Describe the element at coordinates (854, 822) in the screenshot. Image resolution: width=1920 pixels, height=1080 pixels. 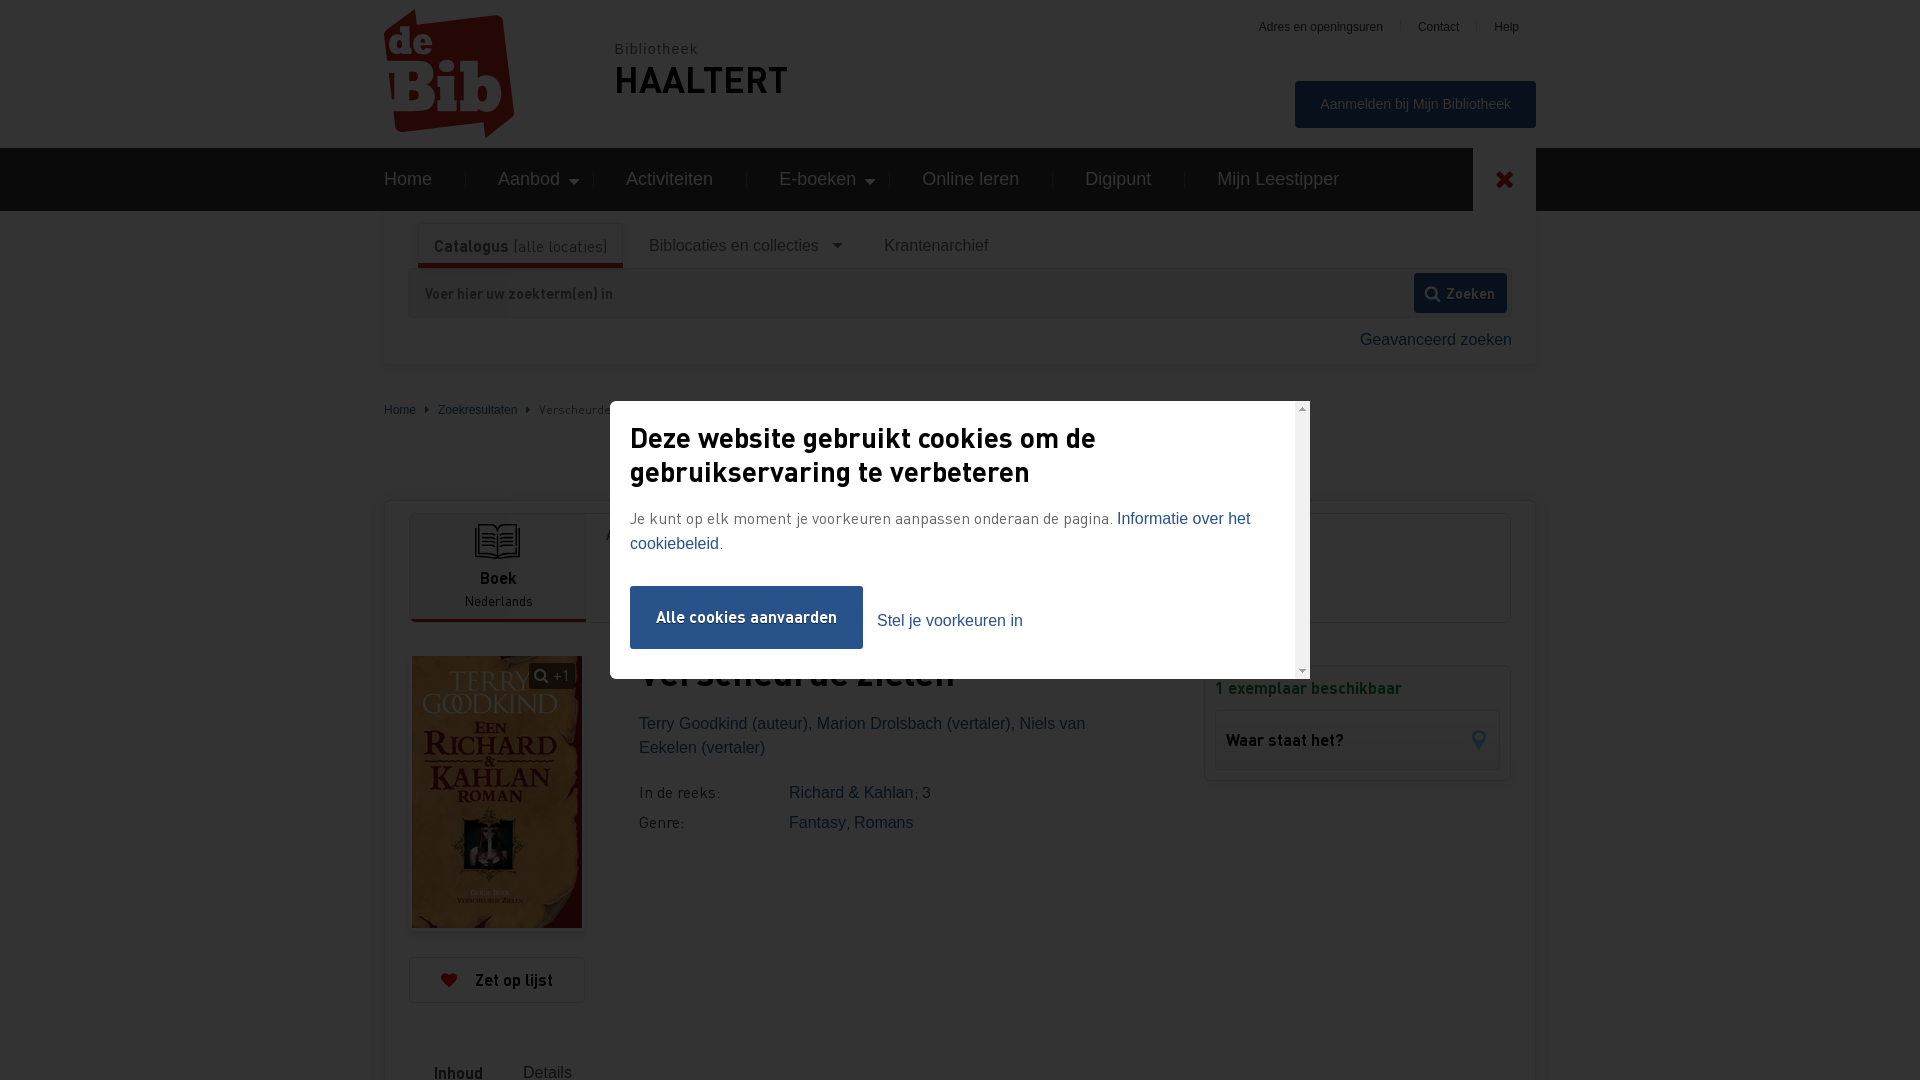
I see `'Romans'` at that location.